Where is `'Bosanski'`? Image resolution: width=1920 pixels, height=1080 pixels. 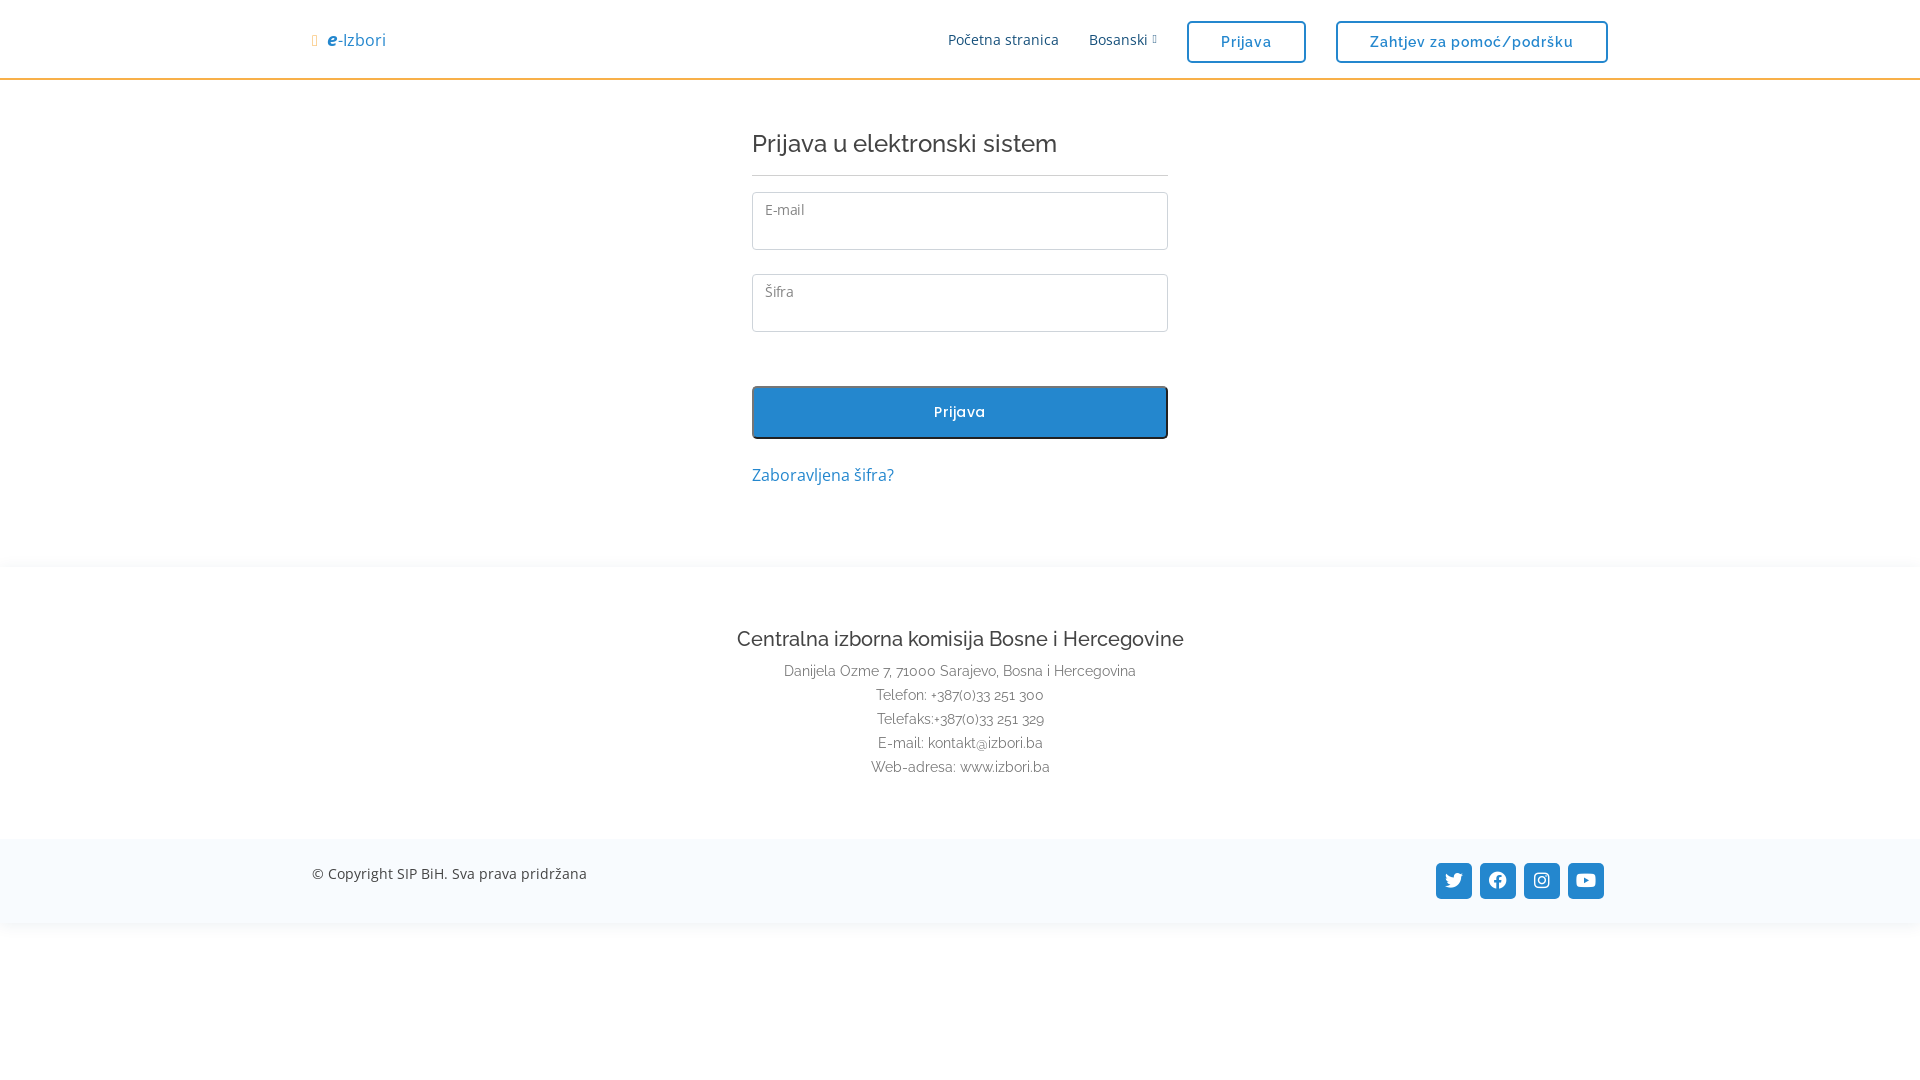
'Bosanski' is located at coordinates (1107, 38).